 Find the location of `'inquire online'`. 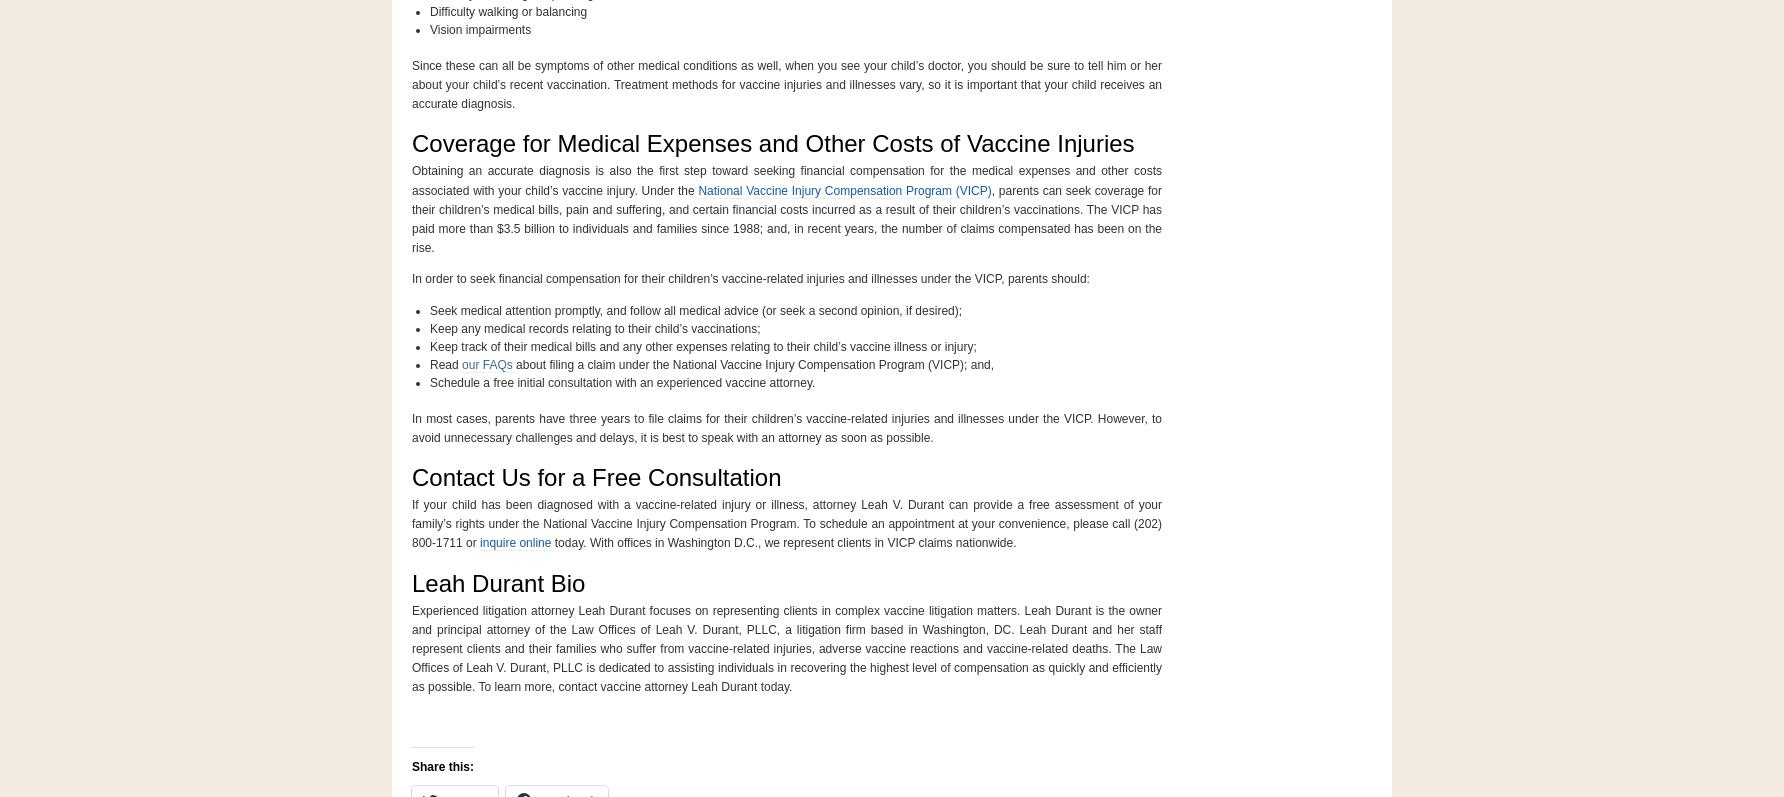

'inquire online' is located at coordinates (480, 542).